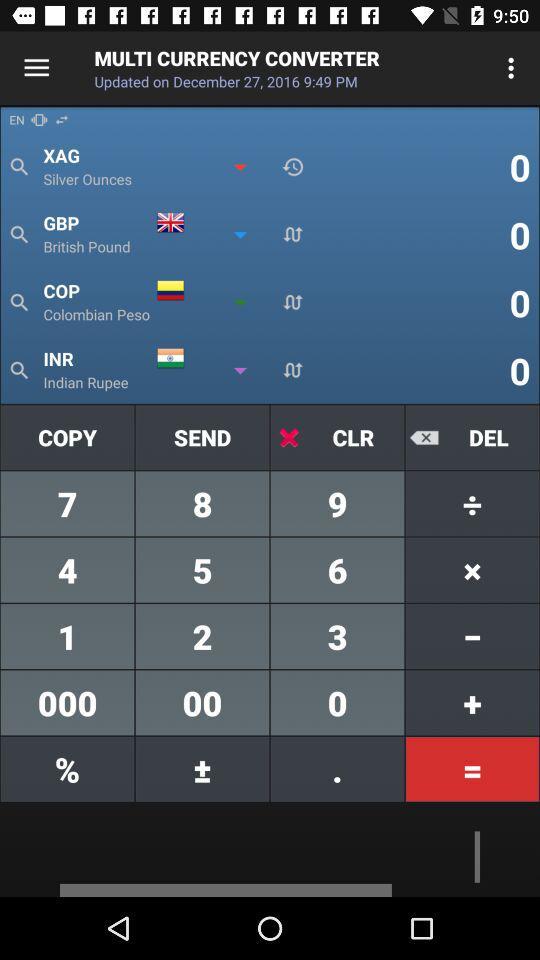  Describe the element at coordinates (18, 369) in the screenshot. I see `the search icon` at that location.